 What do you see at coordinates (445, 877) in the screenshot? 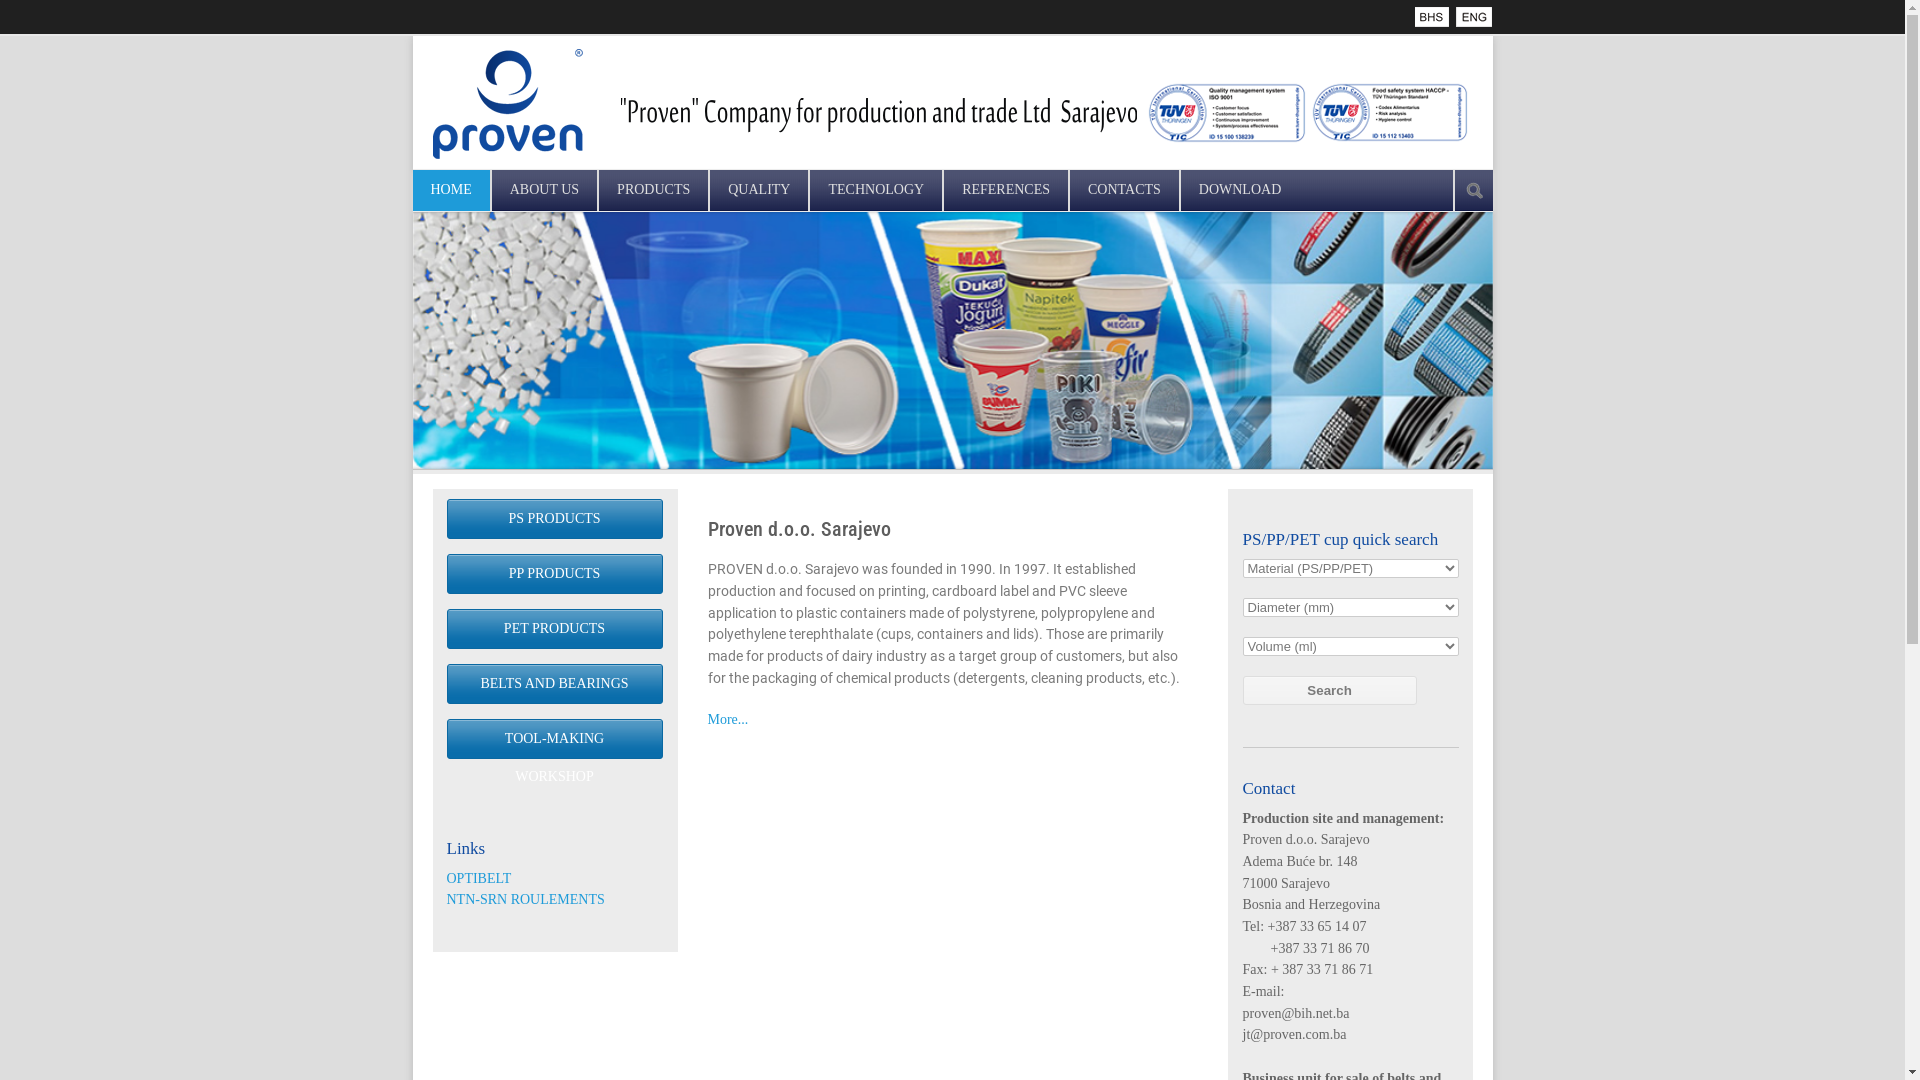
I see `'OPTIBELT'` at bounding box center [445, 877].